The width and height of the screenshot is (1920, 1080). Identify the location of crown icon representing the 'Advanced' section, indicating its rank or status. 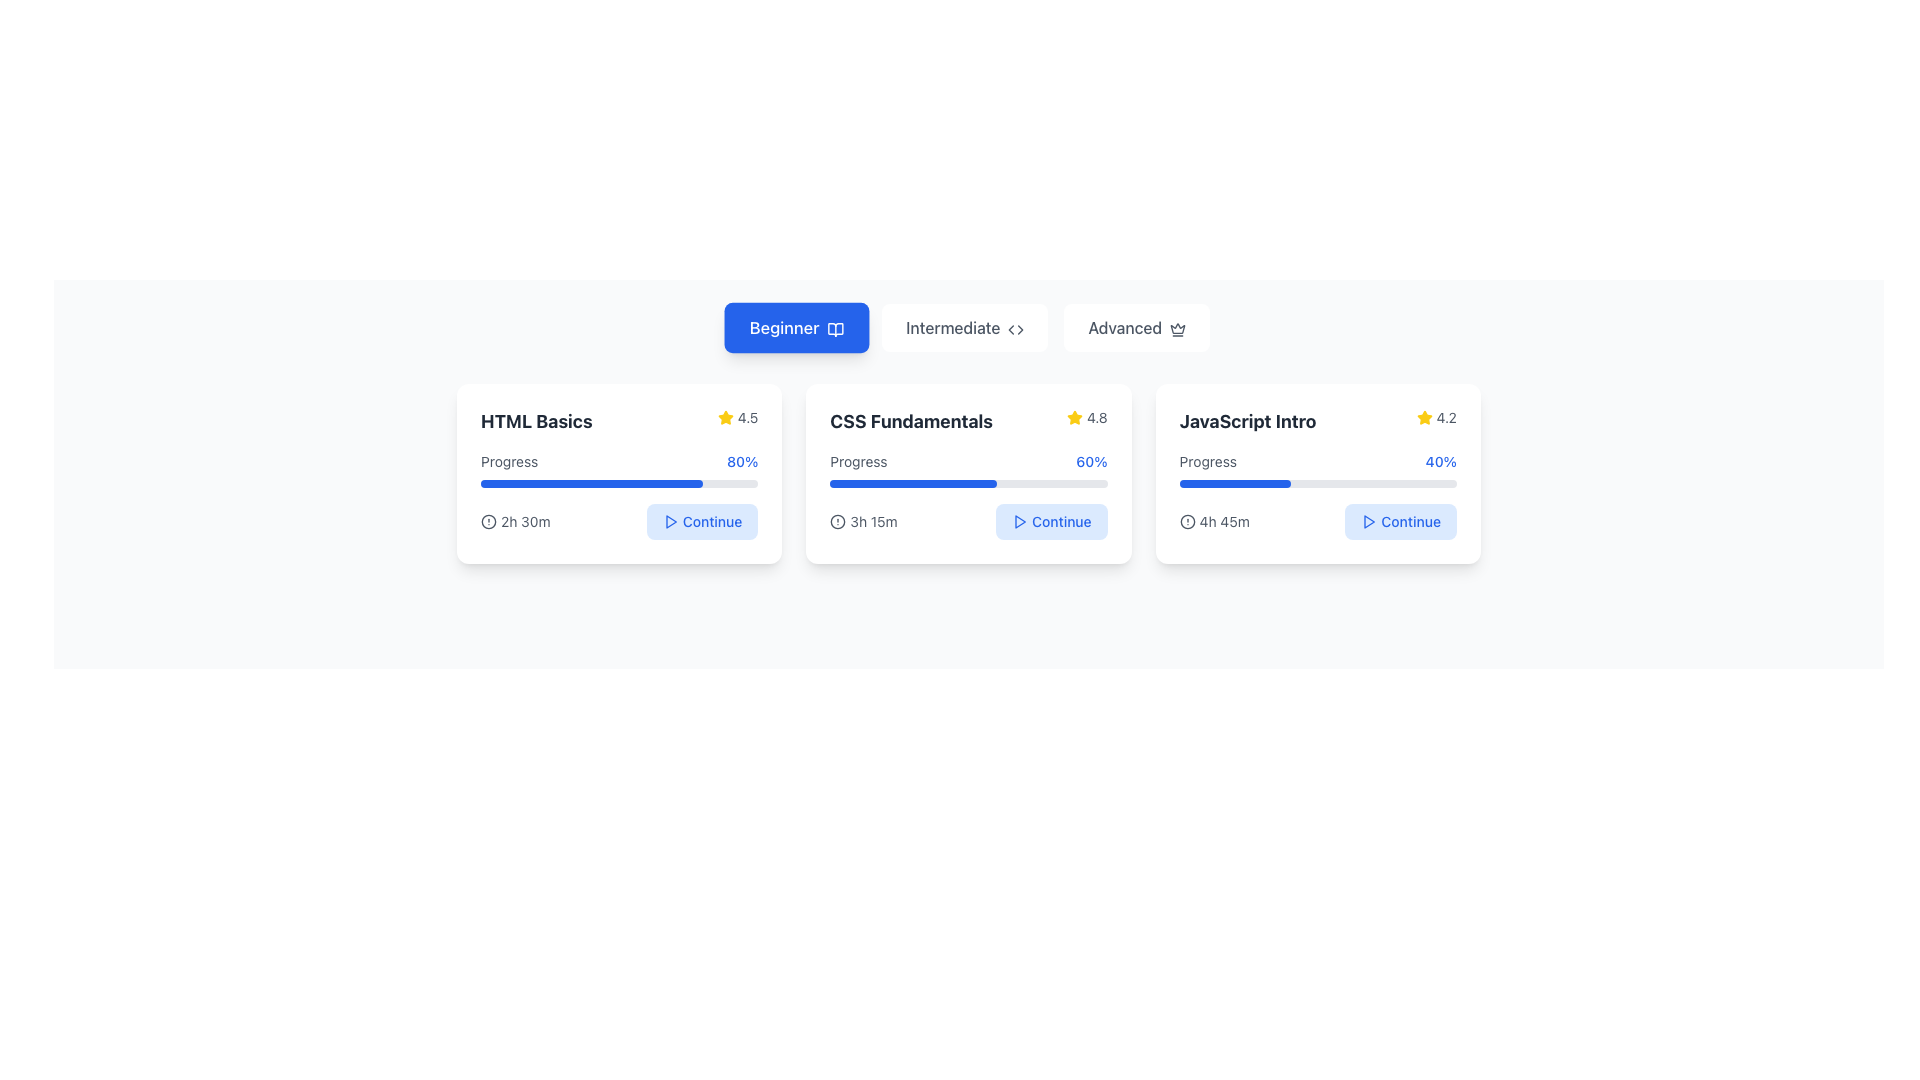
(1178, 327).